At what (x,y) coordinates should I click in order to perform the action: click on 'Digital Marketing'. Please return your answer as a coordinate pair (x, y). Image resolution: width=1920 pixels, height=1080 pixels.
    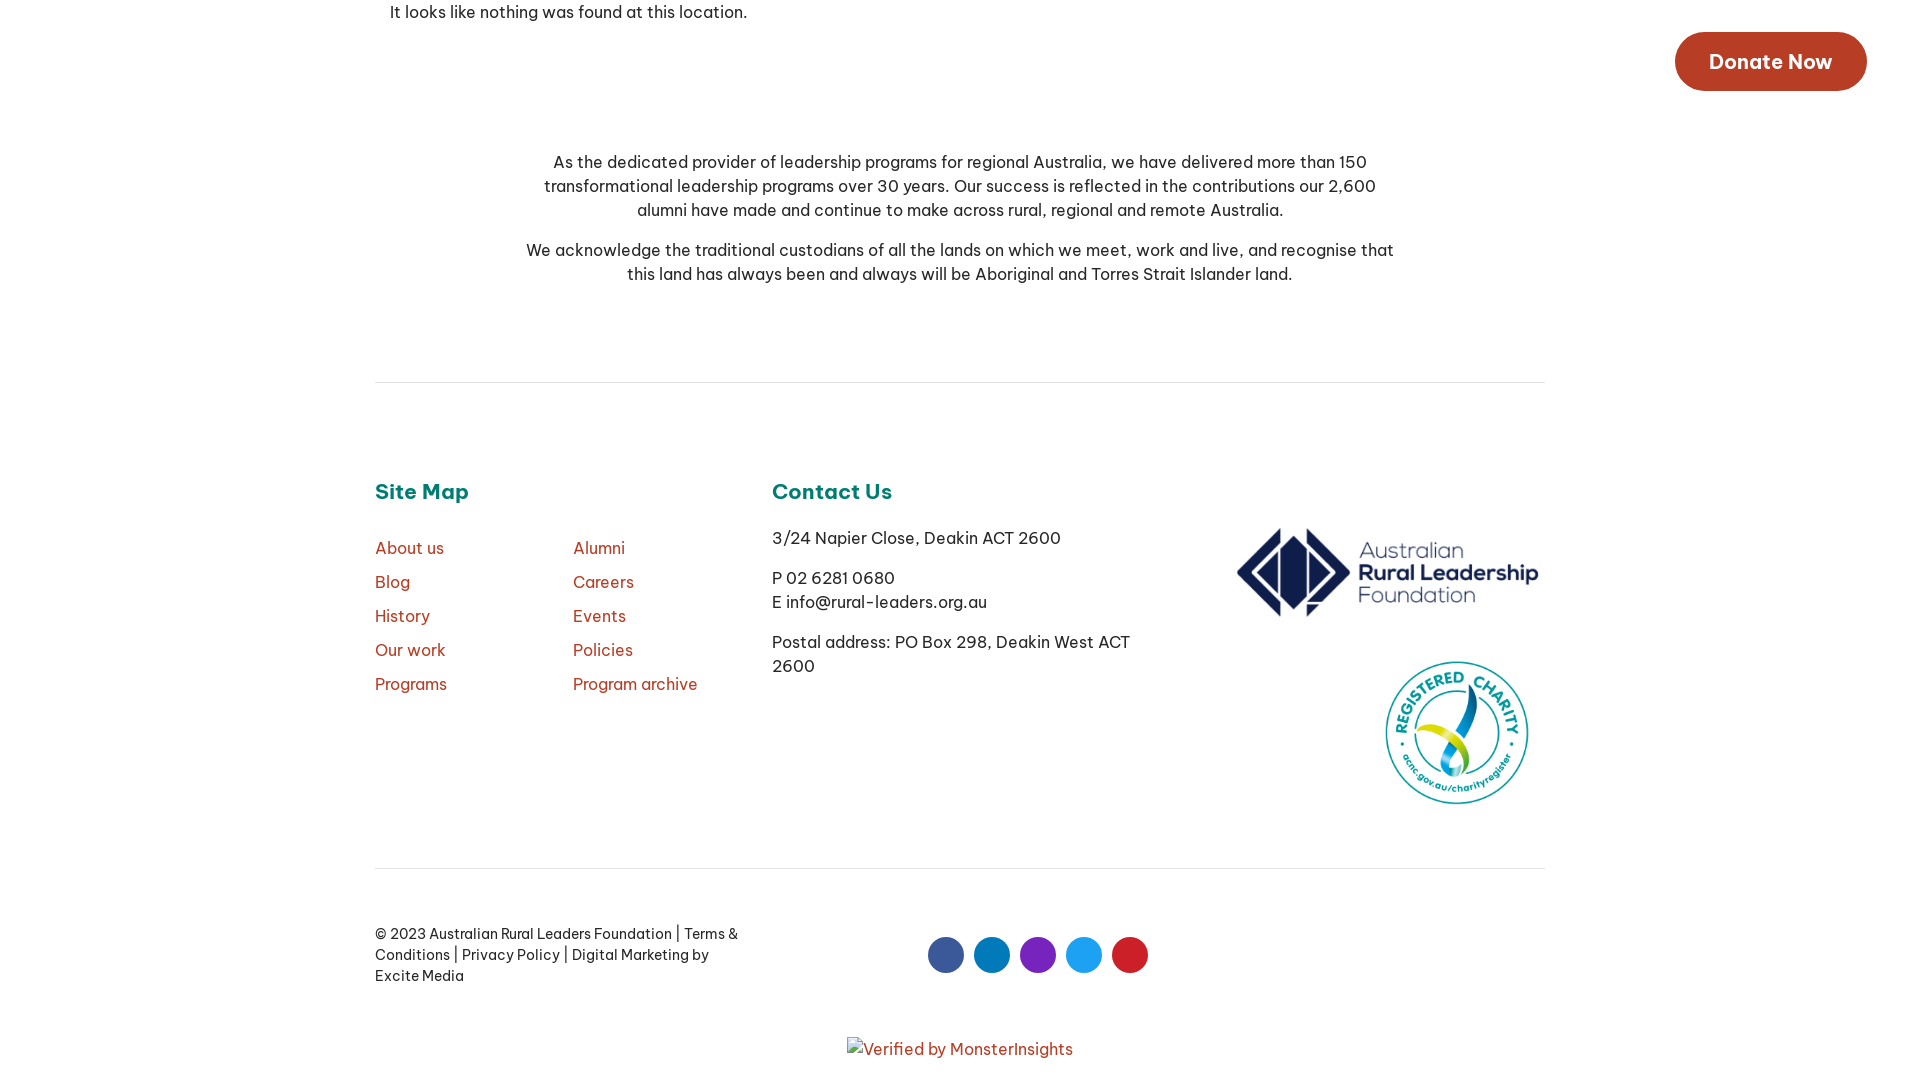
    Looking at the image, I should click on (629, 954).